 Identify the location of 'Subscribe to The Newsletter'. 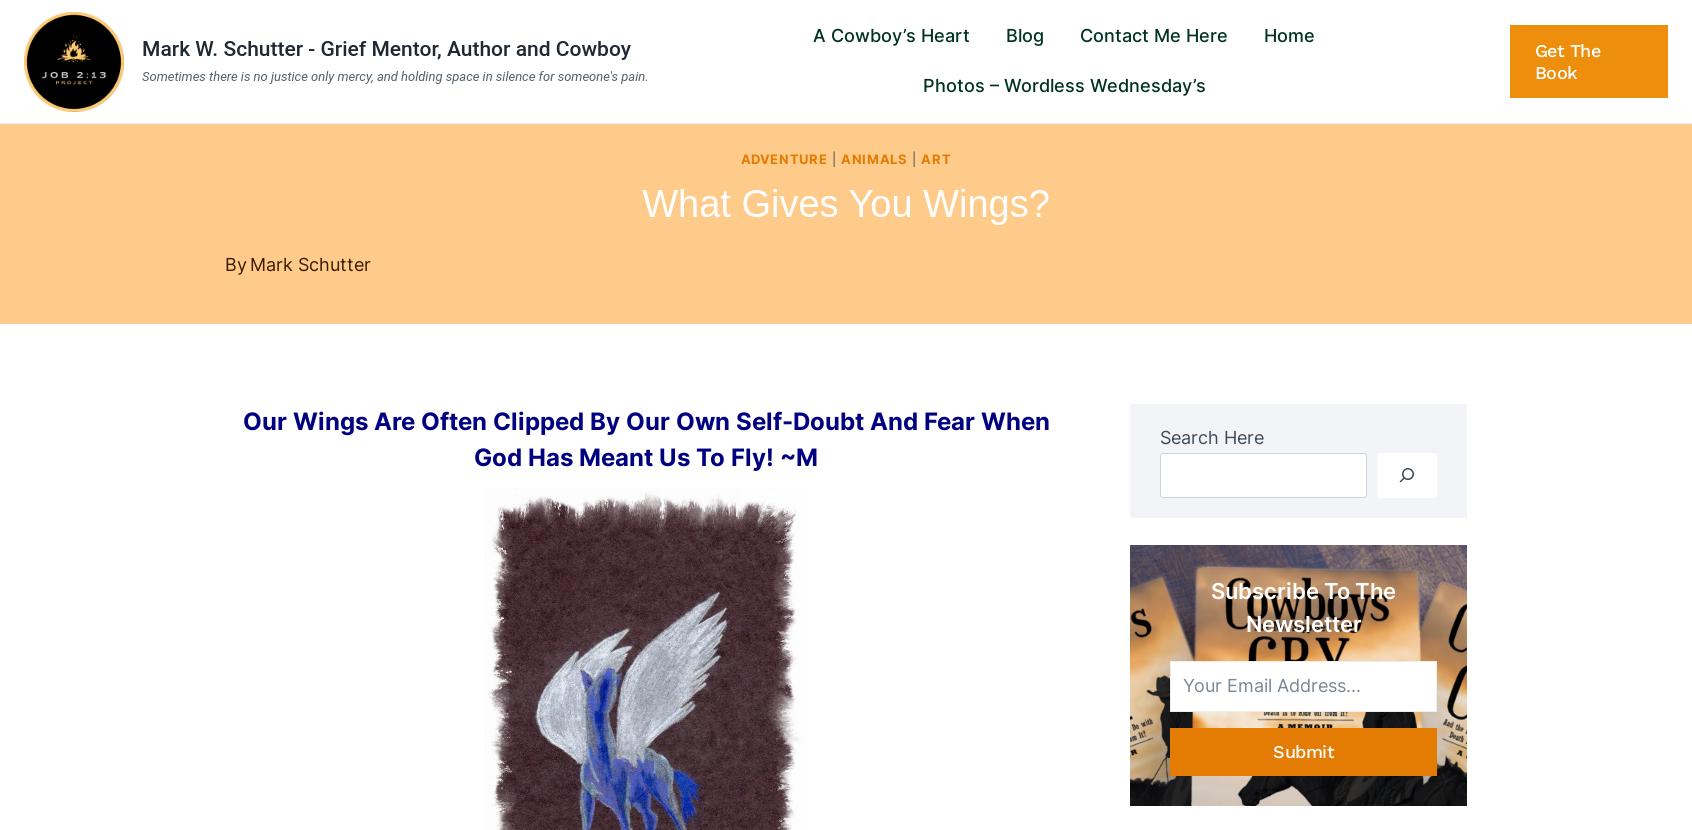
(1302, 606).